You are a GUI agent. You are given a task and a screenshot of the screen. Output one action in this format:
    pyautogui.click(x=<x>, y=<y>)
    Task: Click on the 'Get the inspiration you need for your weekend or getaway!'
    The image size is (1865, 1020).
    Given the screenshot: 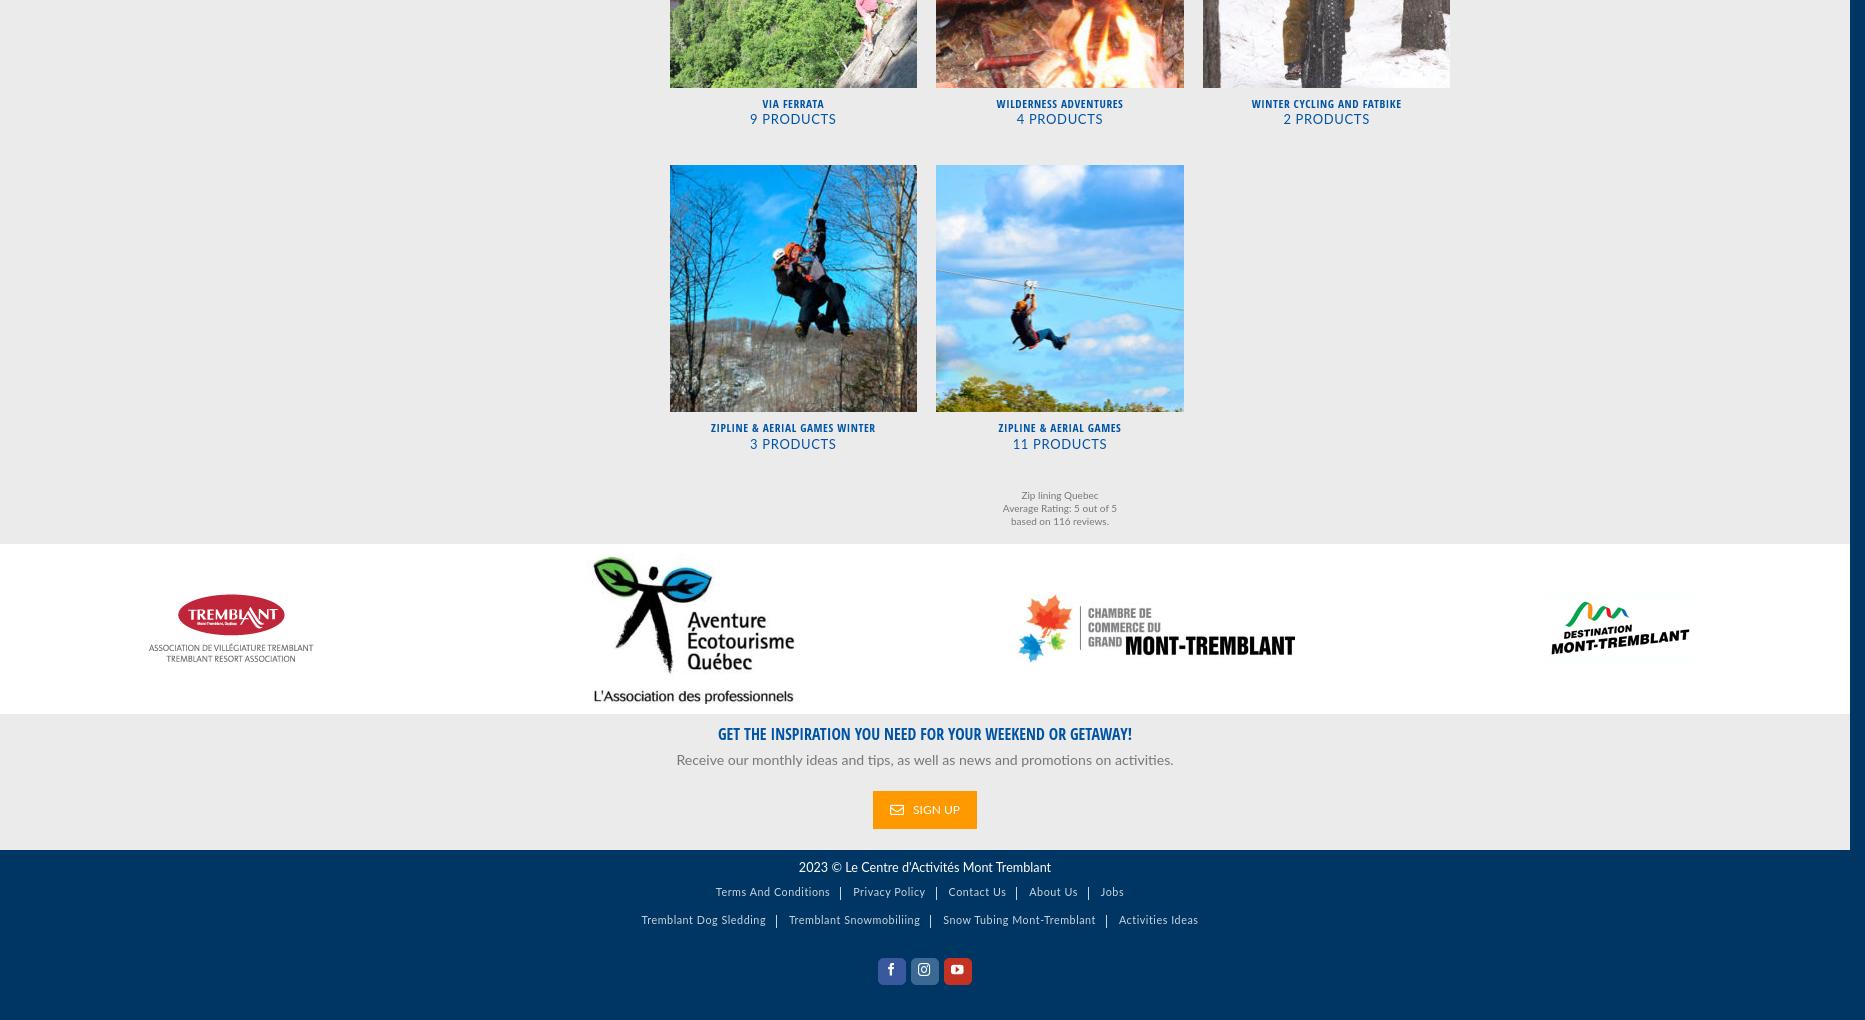 What is the action you would take?
    pyautogui.click(x=717, y=732)
    